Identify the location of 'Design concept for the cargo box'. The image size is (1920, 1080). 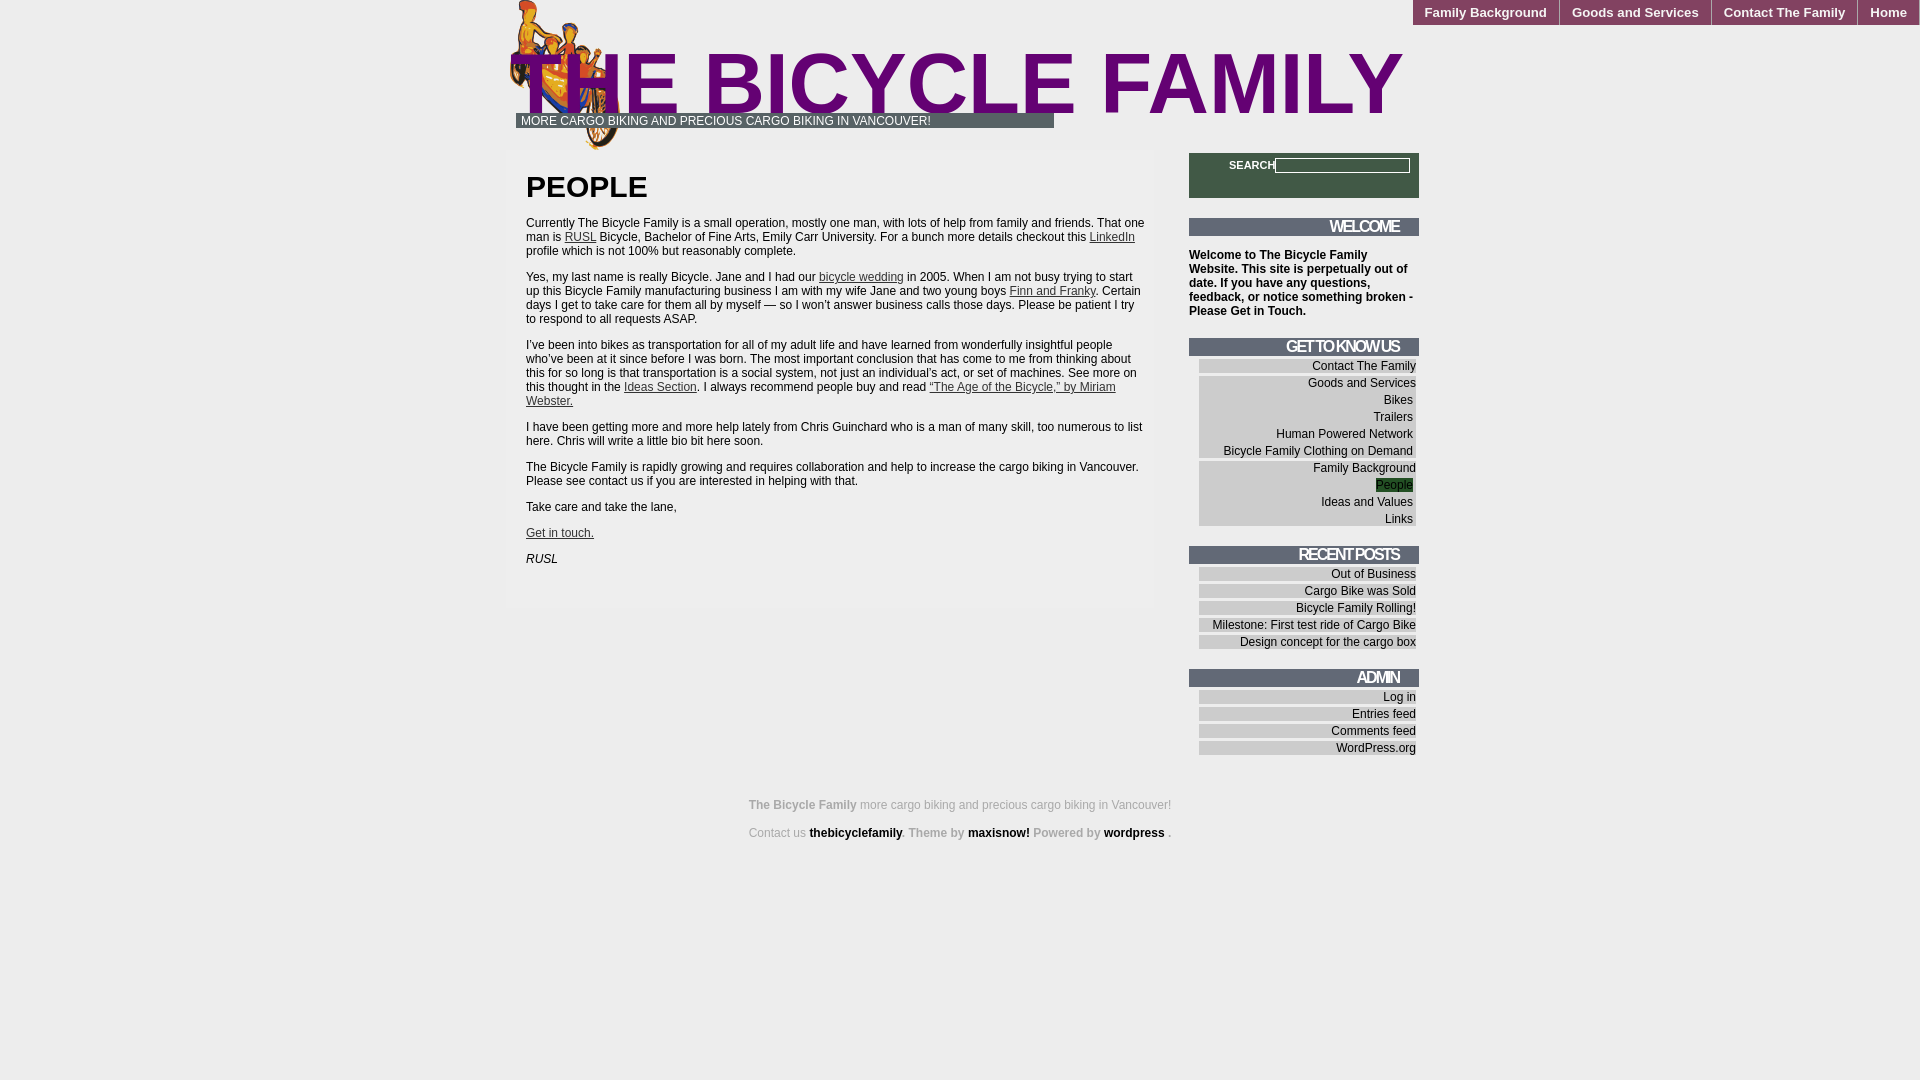
(1328, 641).